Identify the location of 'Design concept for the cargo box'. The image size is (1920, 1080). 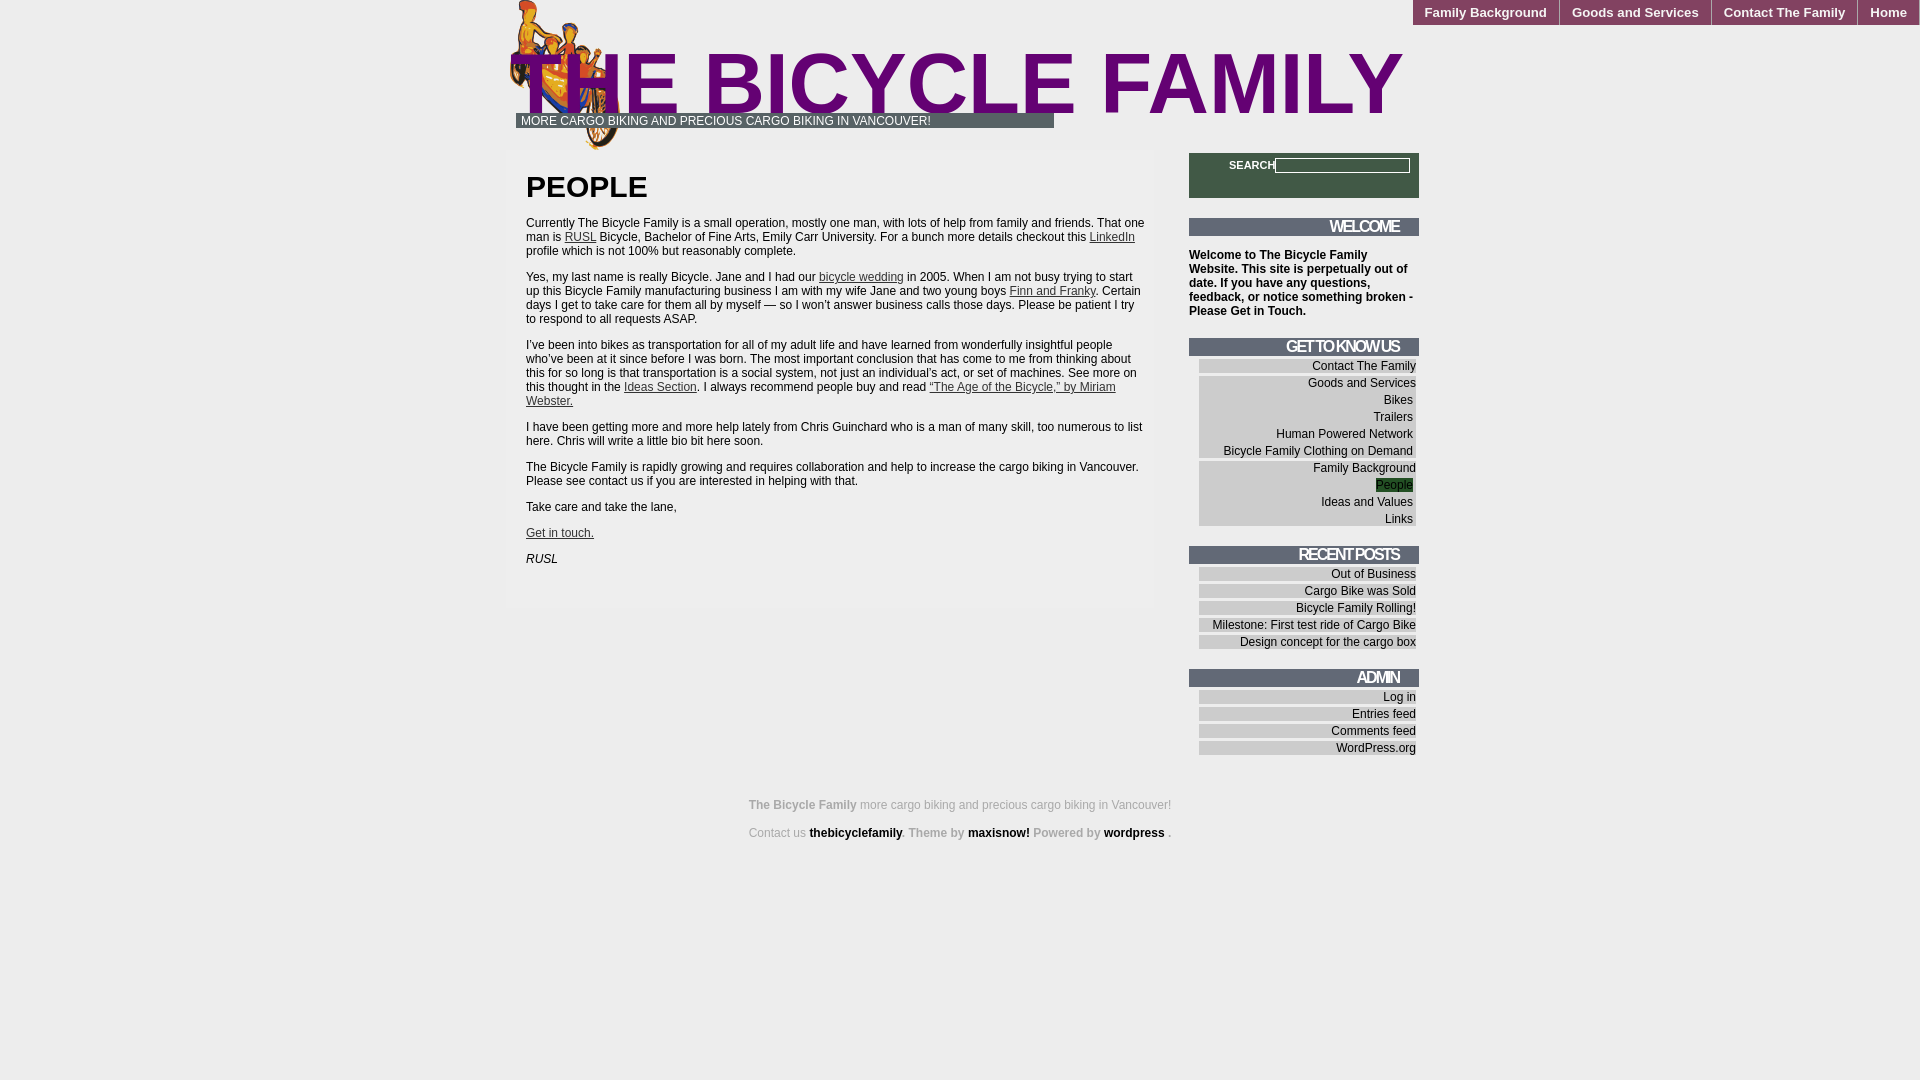
(1328, 641).